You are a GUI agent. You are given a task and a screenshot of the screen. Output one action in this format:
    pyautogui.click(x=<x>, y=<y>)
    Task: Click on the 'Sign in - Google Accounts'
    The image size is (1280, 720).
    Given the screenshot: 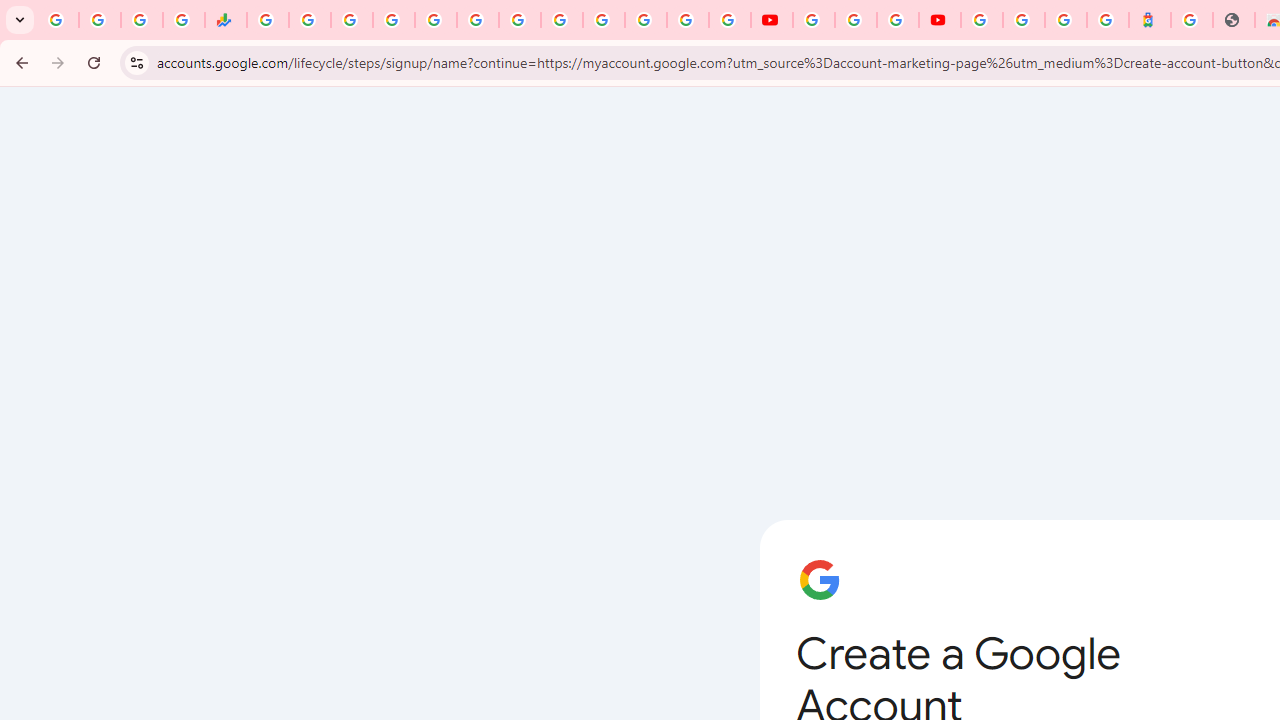 What is the action you would take?
    pyautogui.click(x=982, y=20)
    